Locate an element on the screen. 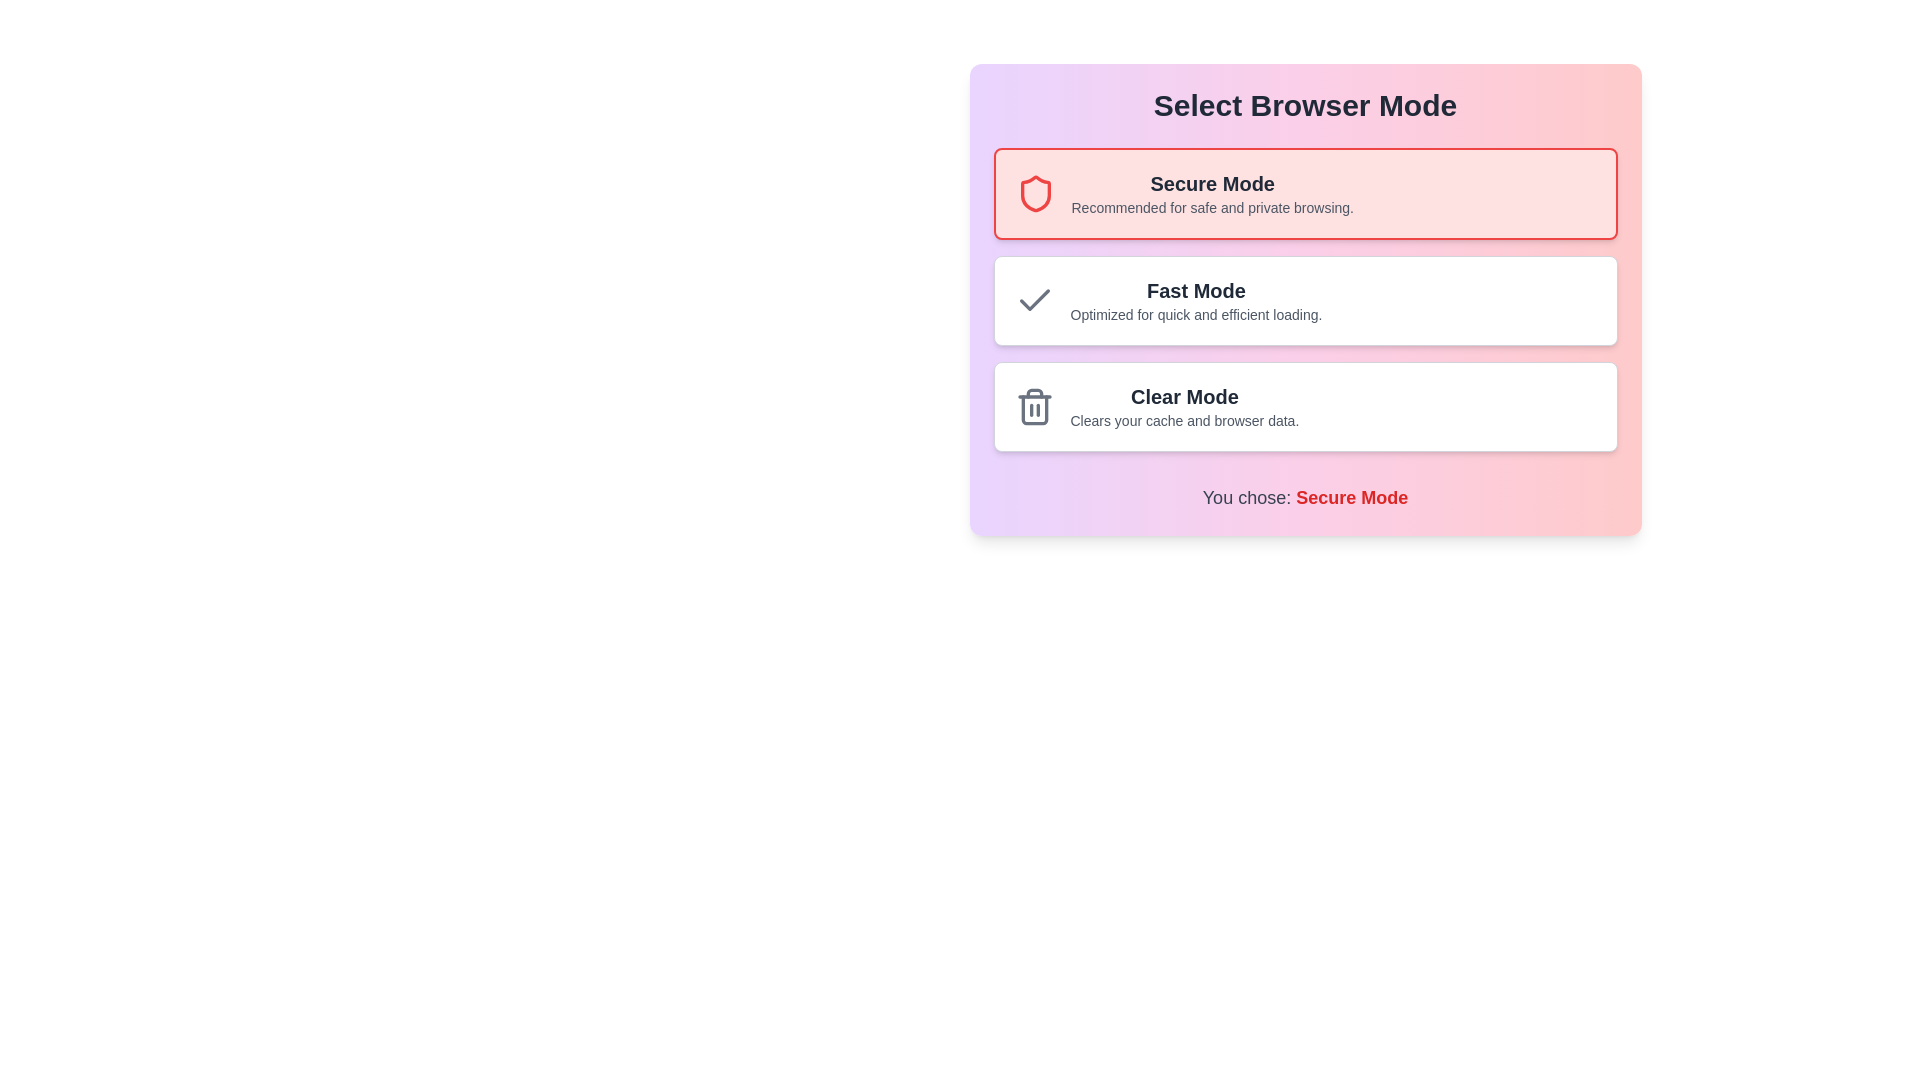 This screenshot has height=1080, width=1920. text content displayed in the Text display component that shows 'You chose: Secure Mode' at the bottom of the card-like selection interface is located at coordinates (1305, 496).